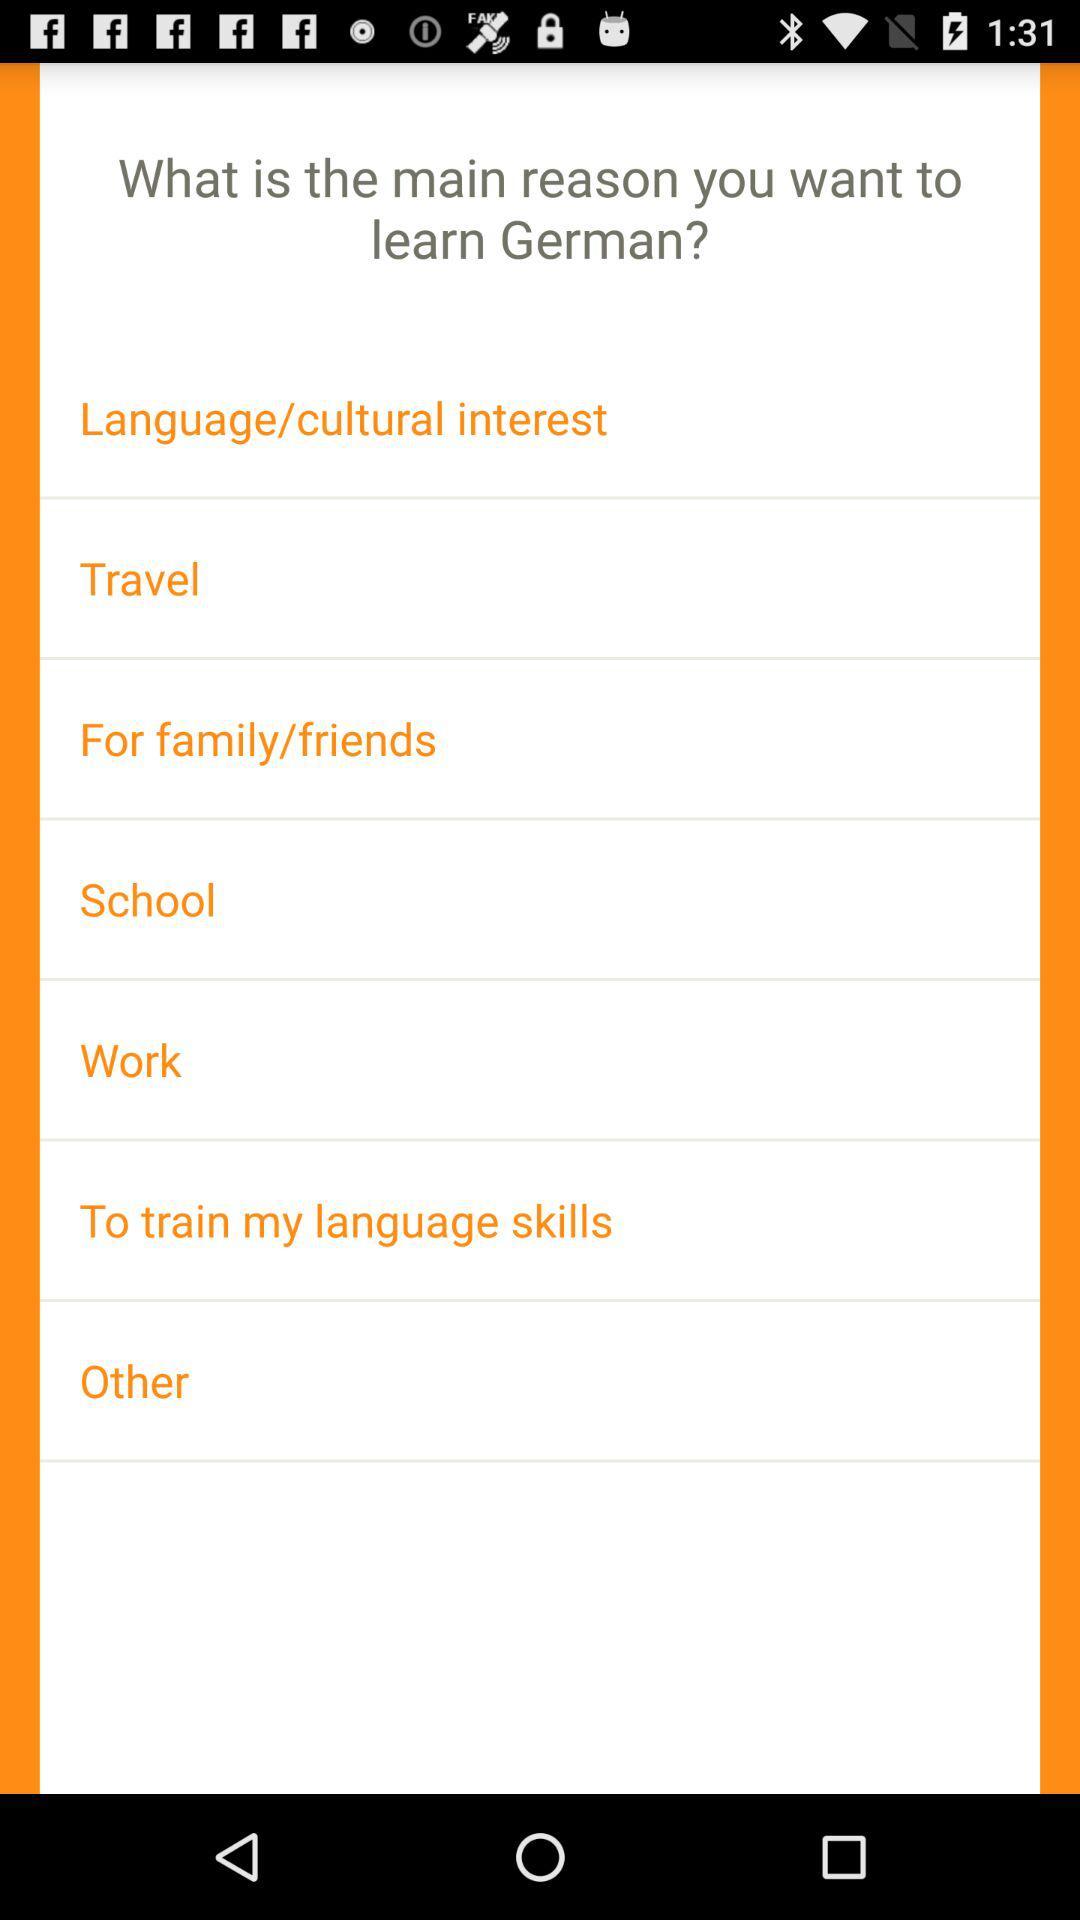  What do you see at coordinates (540, 1219) in the screenshot?
I see `the to train my item` at bounding box center [540, 1219].